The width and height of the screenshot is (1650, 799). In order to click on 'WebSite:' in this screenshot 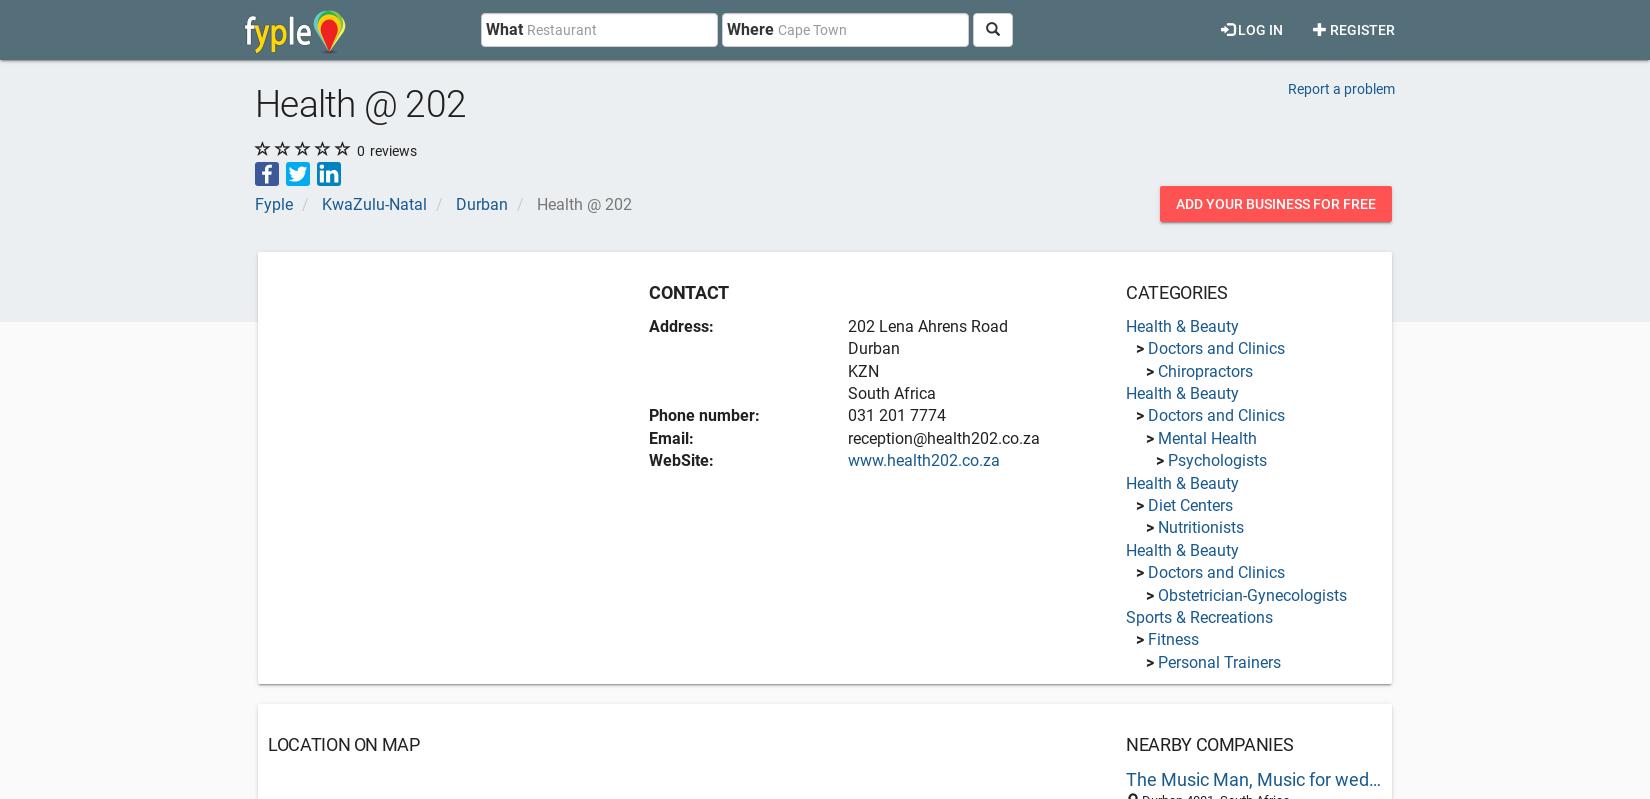, I will do `click(680, 460)`.